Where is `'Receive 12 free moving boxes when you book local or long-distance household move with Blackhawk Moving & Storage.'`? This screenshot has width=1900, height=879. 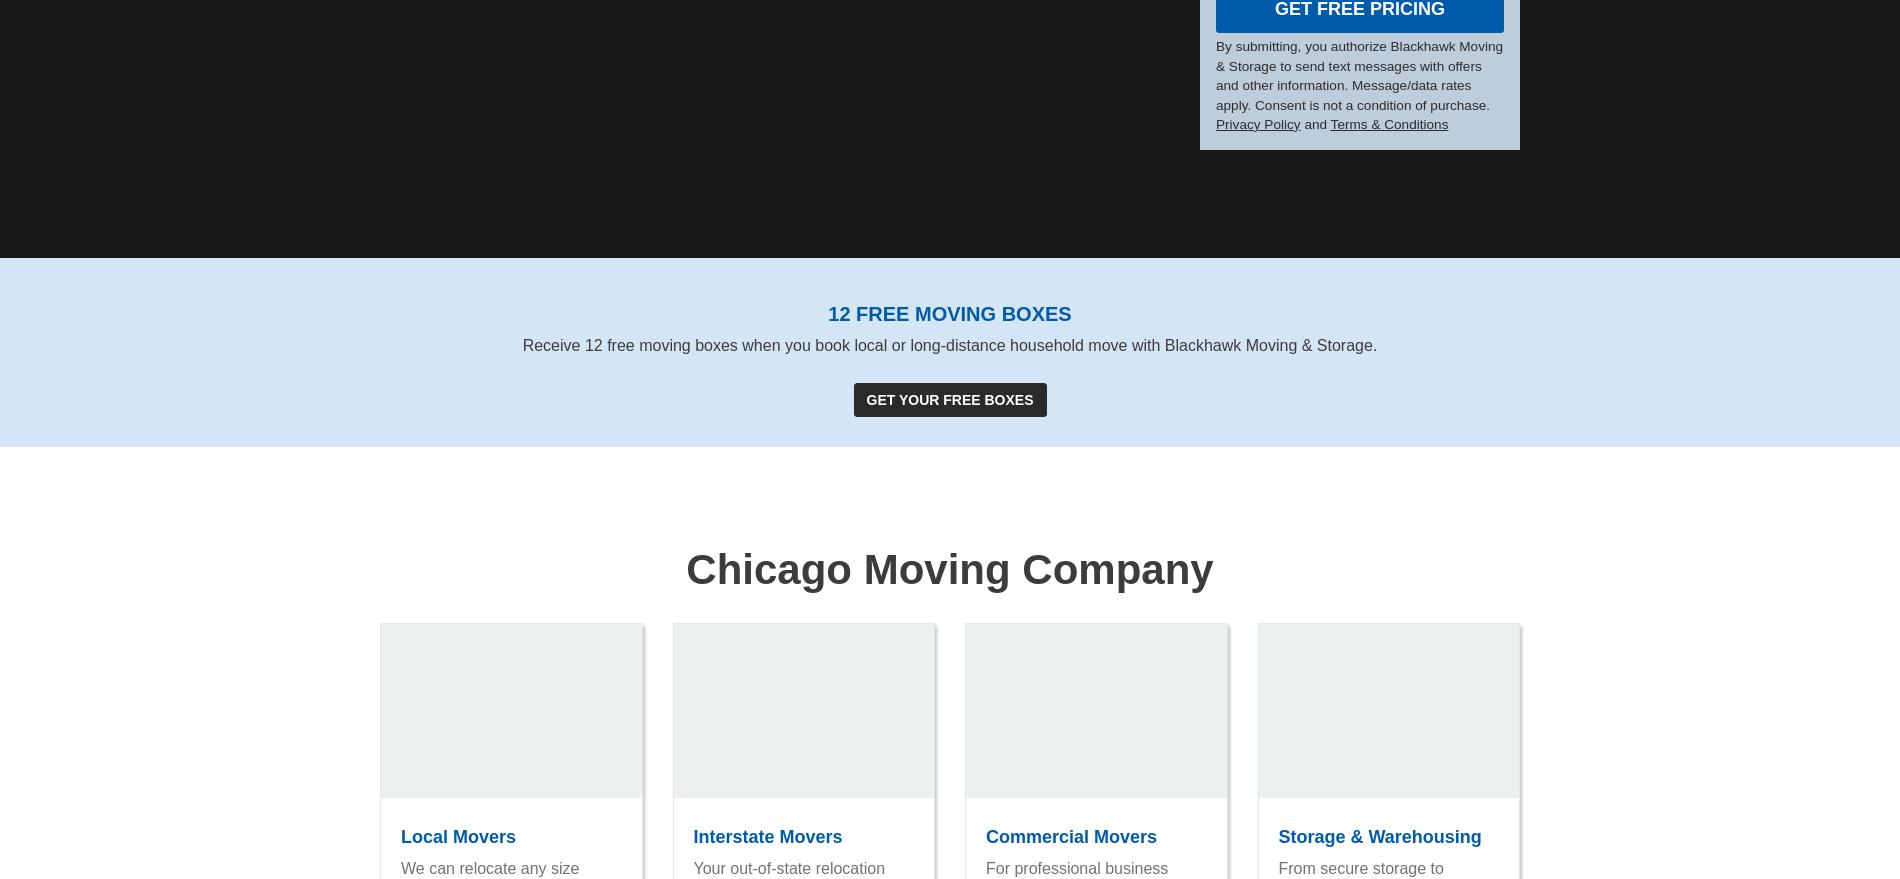 'Receive 12 free moving boxes when you book local or long-distance household move with Blackhawk Moving & Storage.' is located at coordinates (948, 344).